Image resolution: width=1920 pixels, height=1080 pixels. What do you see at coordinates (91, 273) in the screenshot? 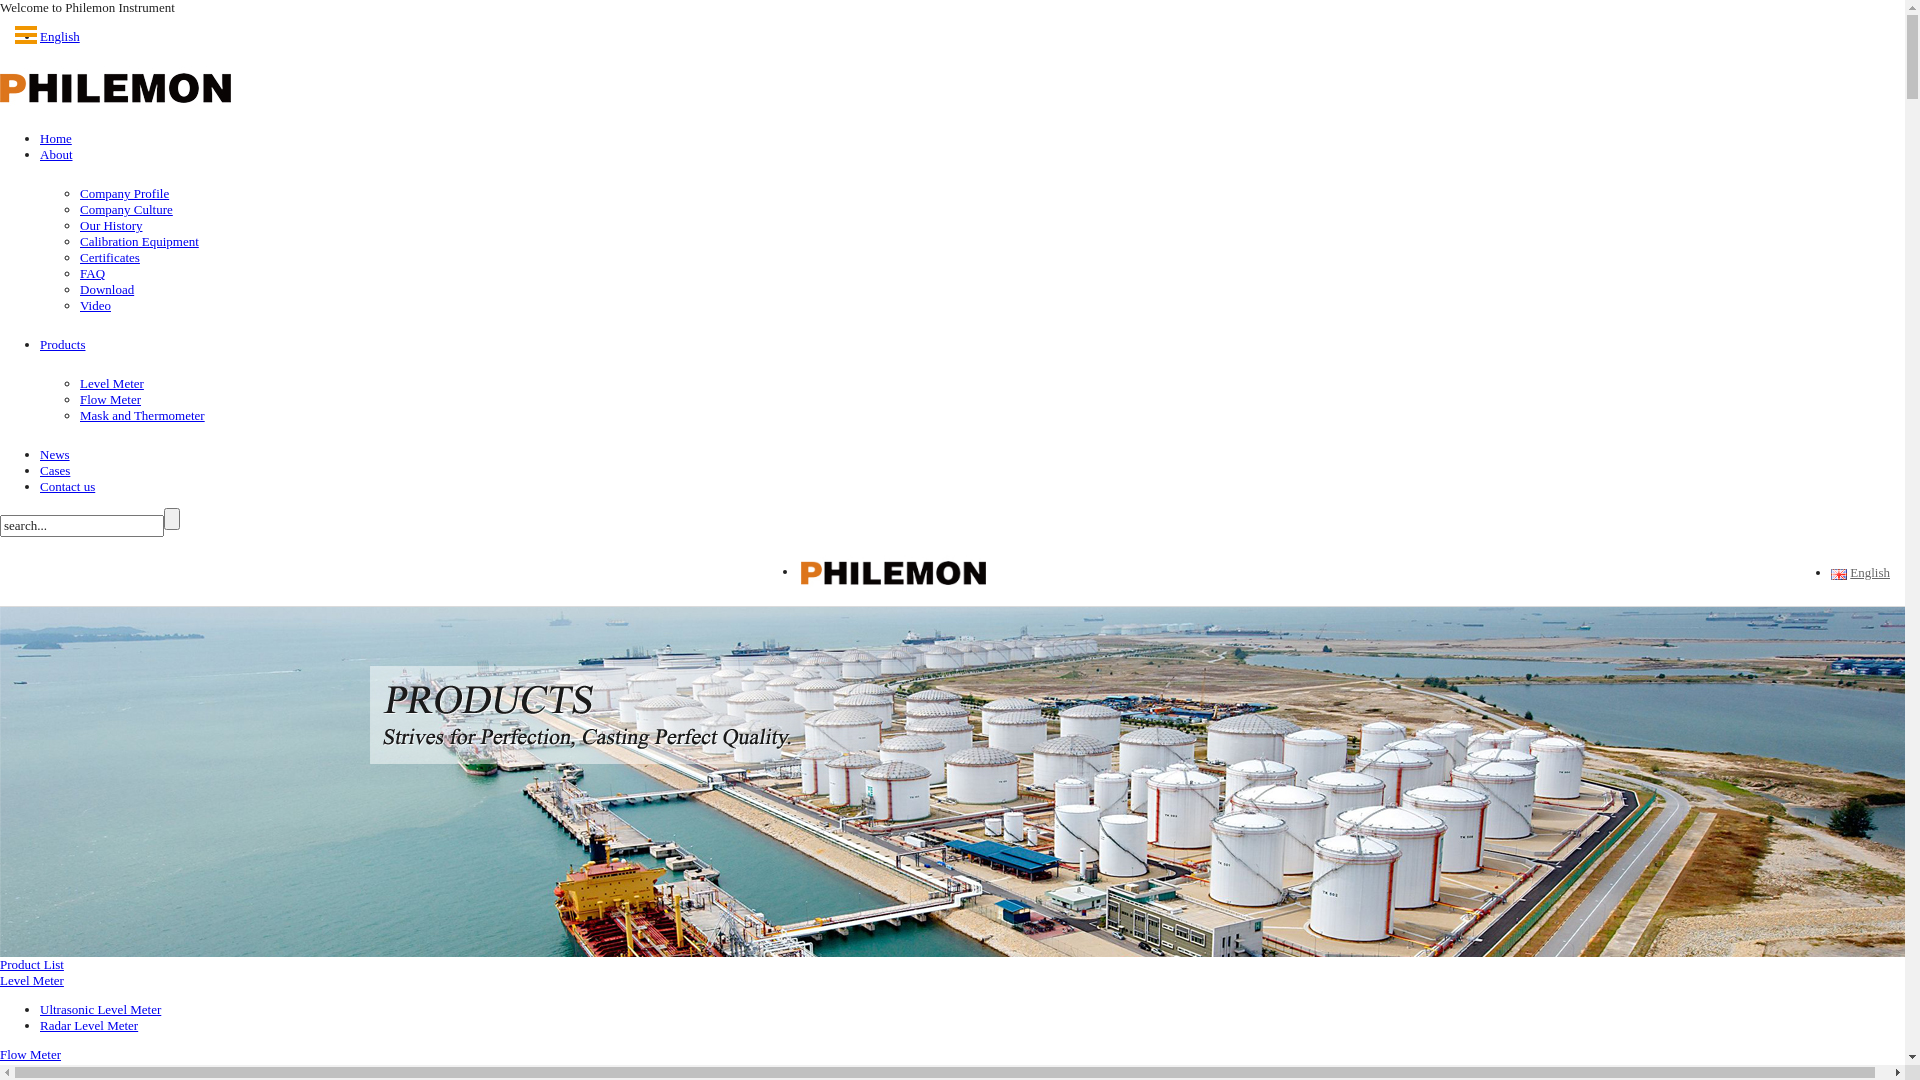
I see `'FAQ'` at bounding box center [91, 273].